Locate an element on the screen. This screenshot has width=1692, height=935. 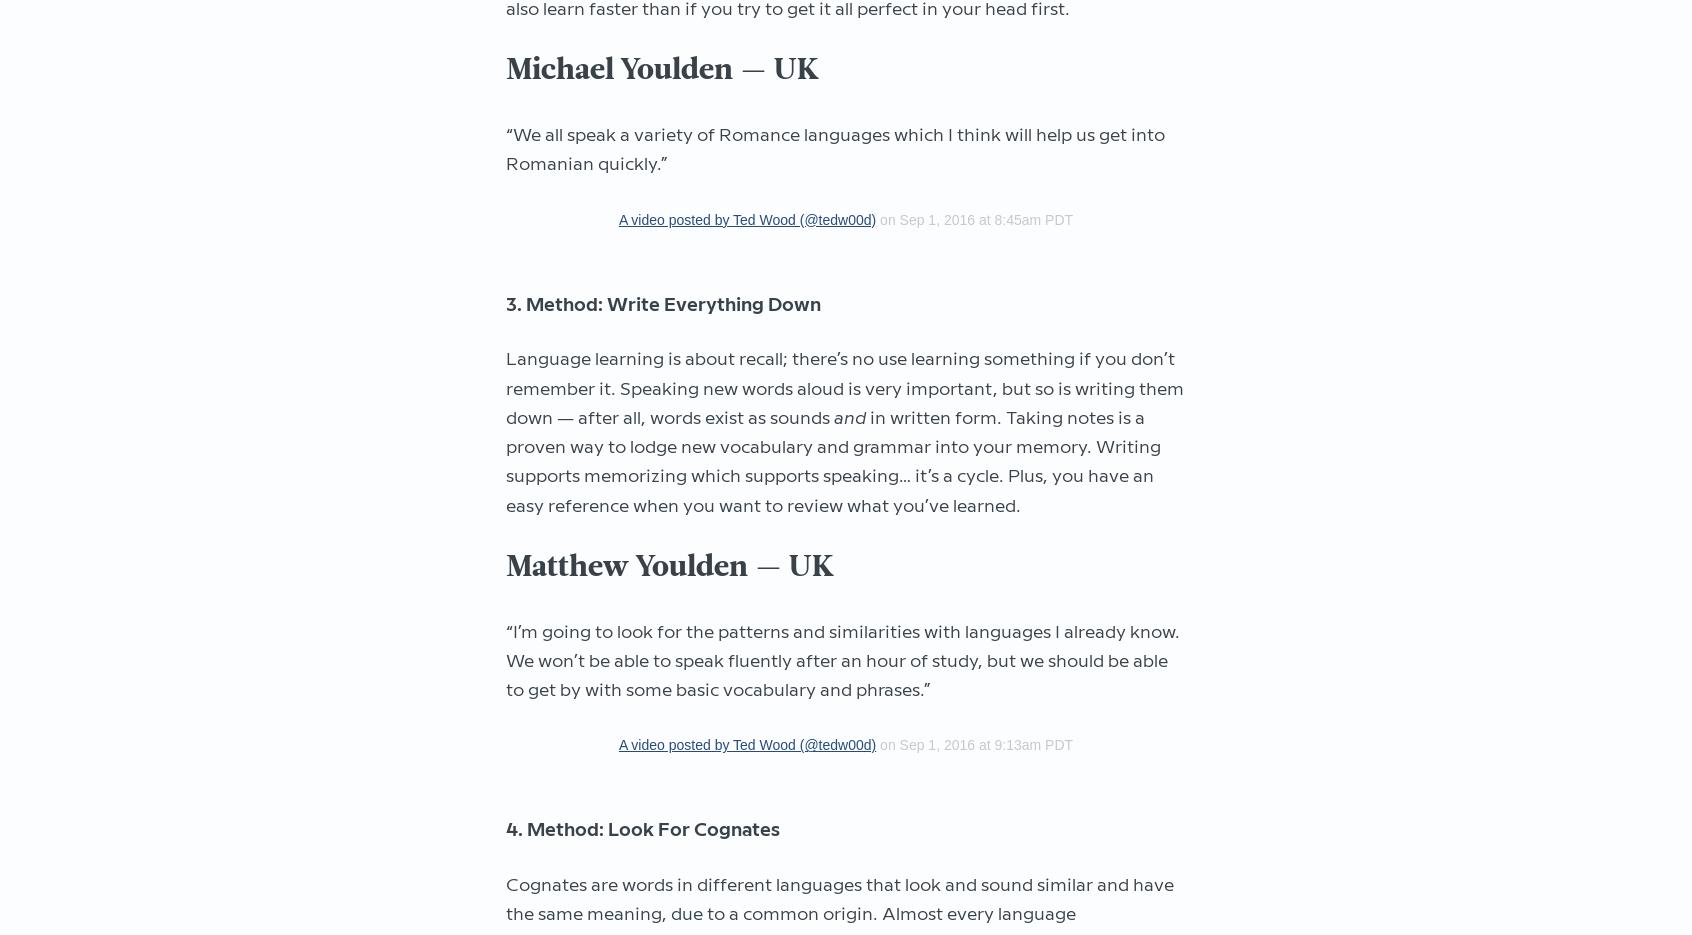
'3. Method: Write Everything Down' is located at coordinates (663, 304).